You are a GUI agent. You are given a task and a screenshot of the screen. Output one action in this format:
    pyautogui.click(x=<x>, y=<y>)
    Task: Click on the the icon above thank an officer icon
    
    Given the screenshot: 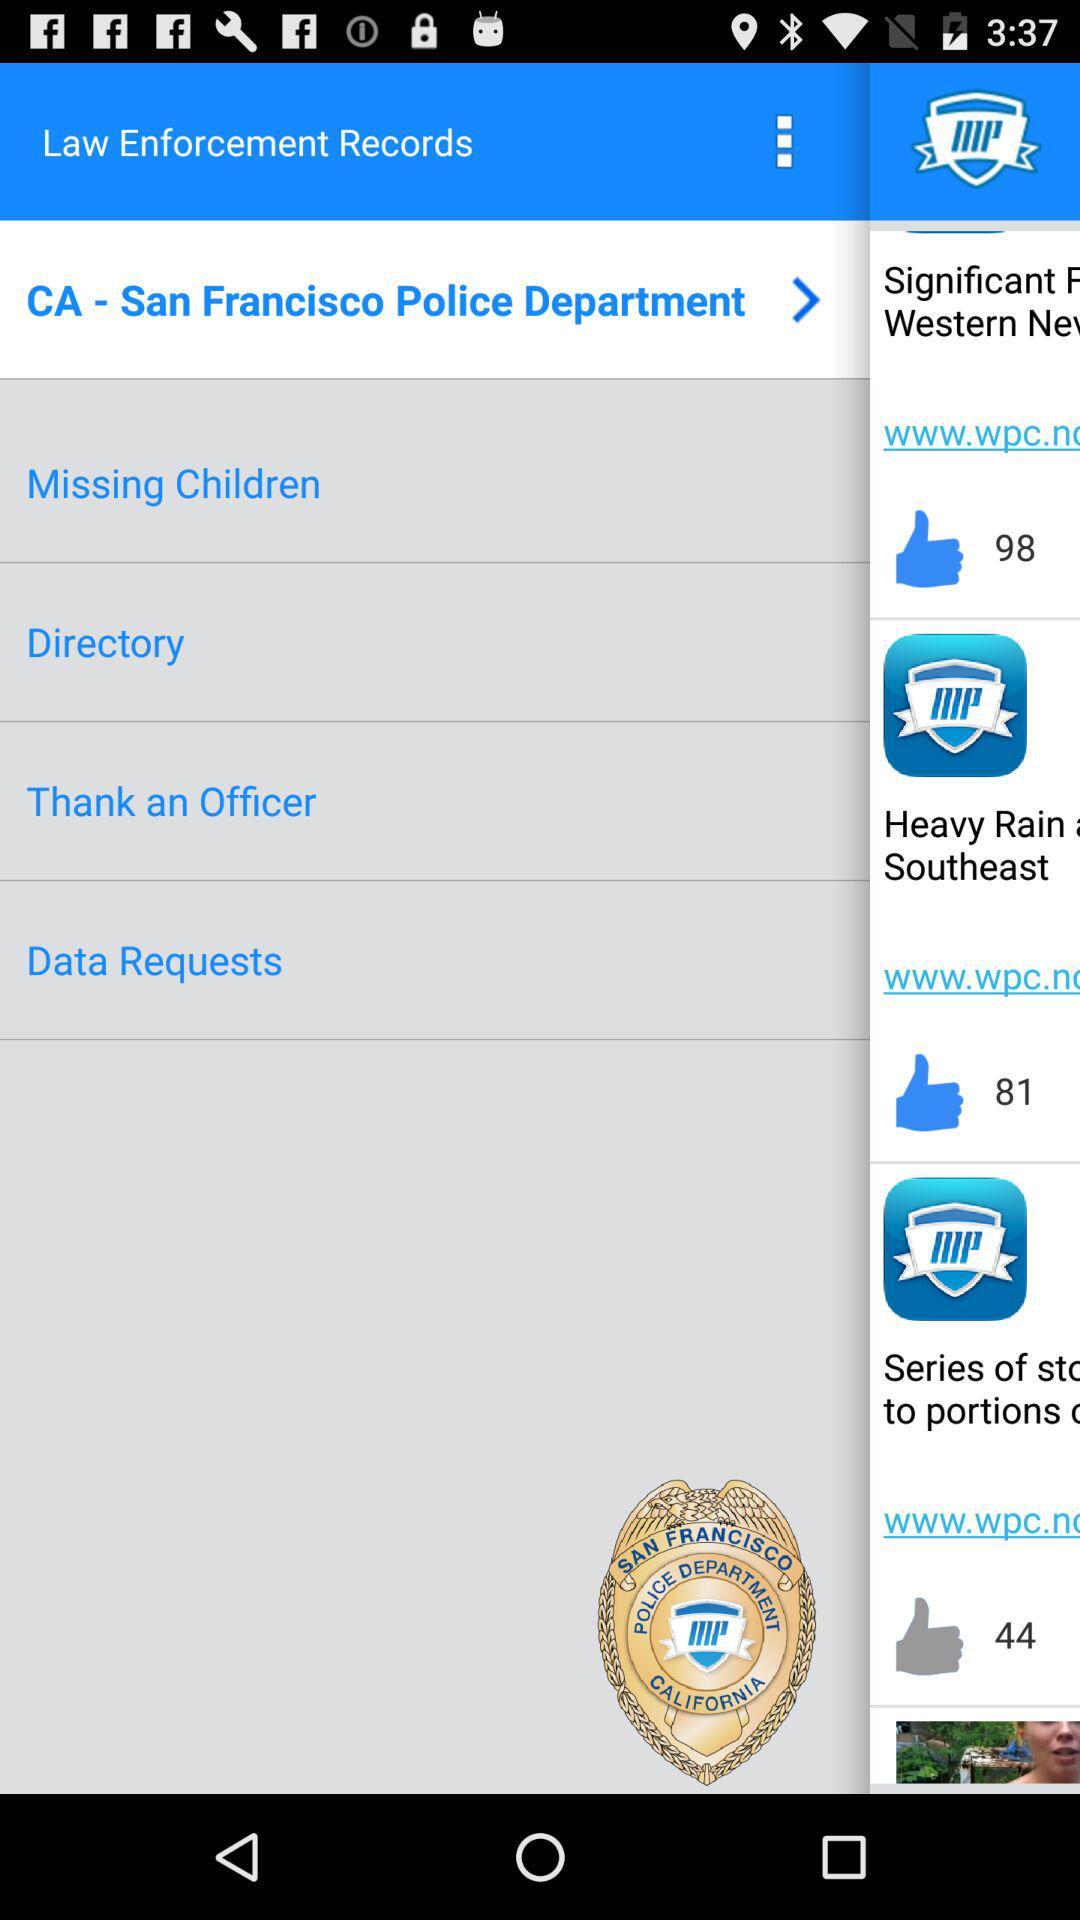 What is the action you would take?
    pyautogui.click(x=105, y=641)
    